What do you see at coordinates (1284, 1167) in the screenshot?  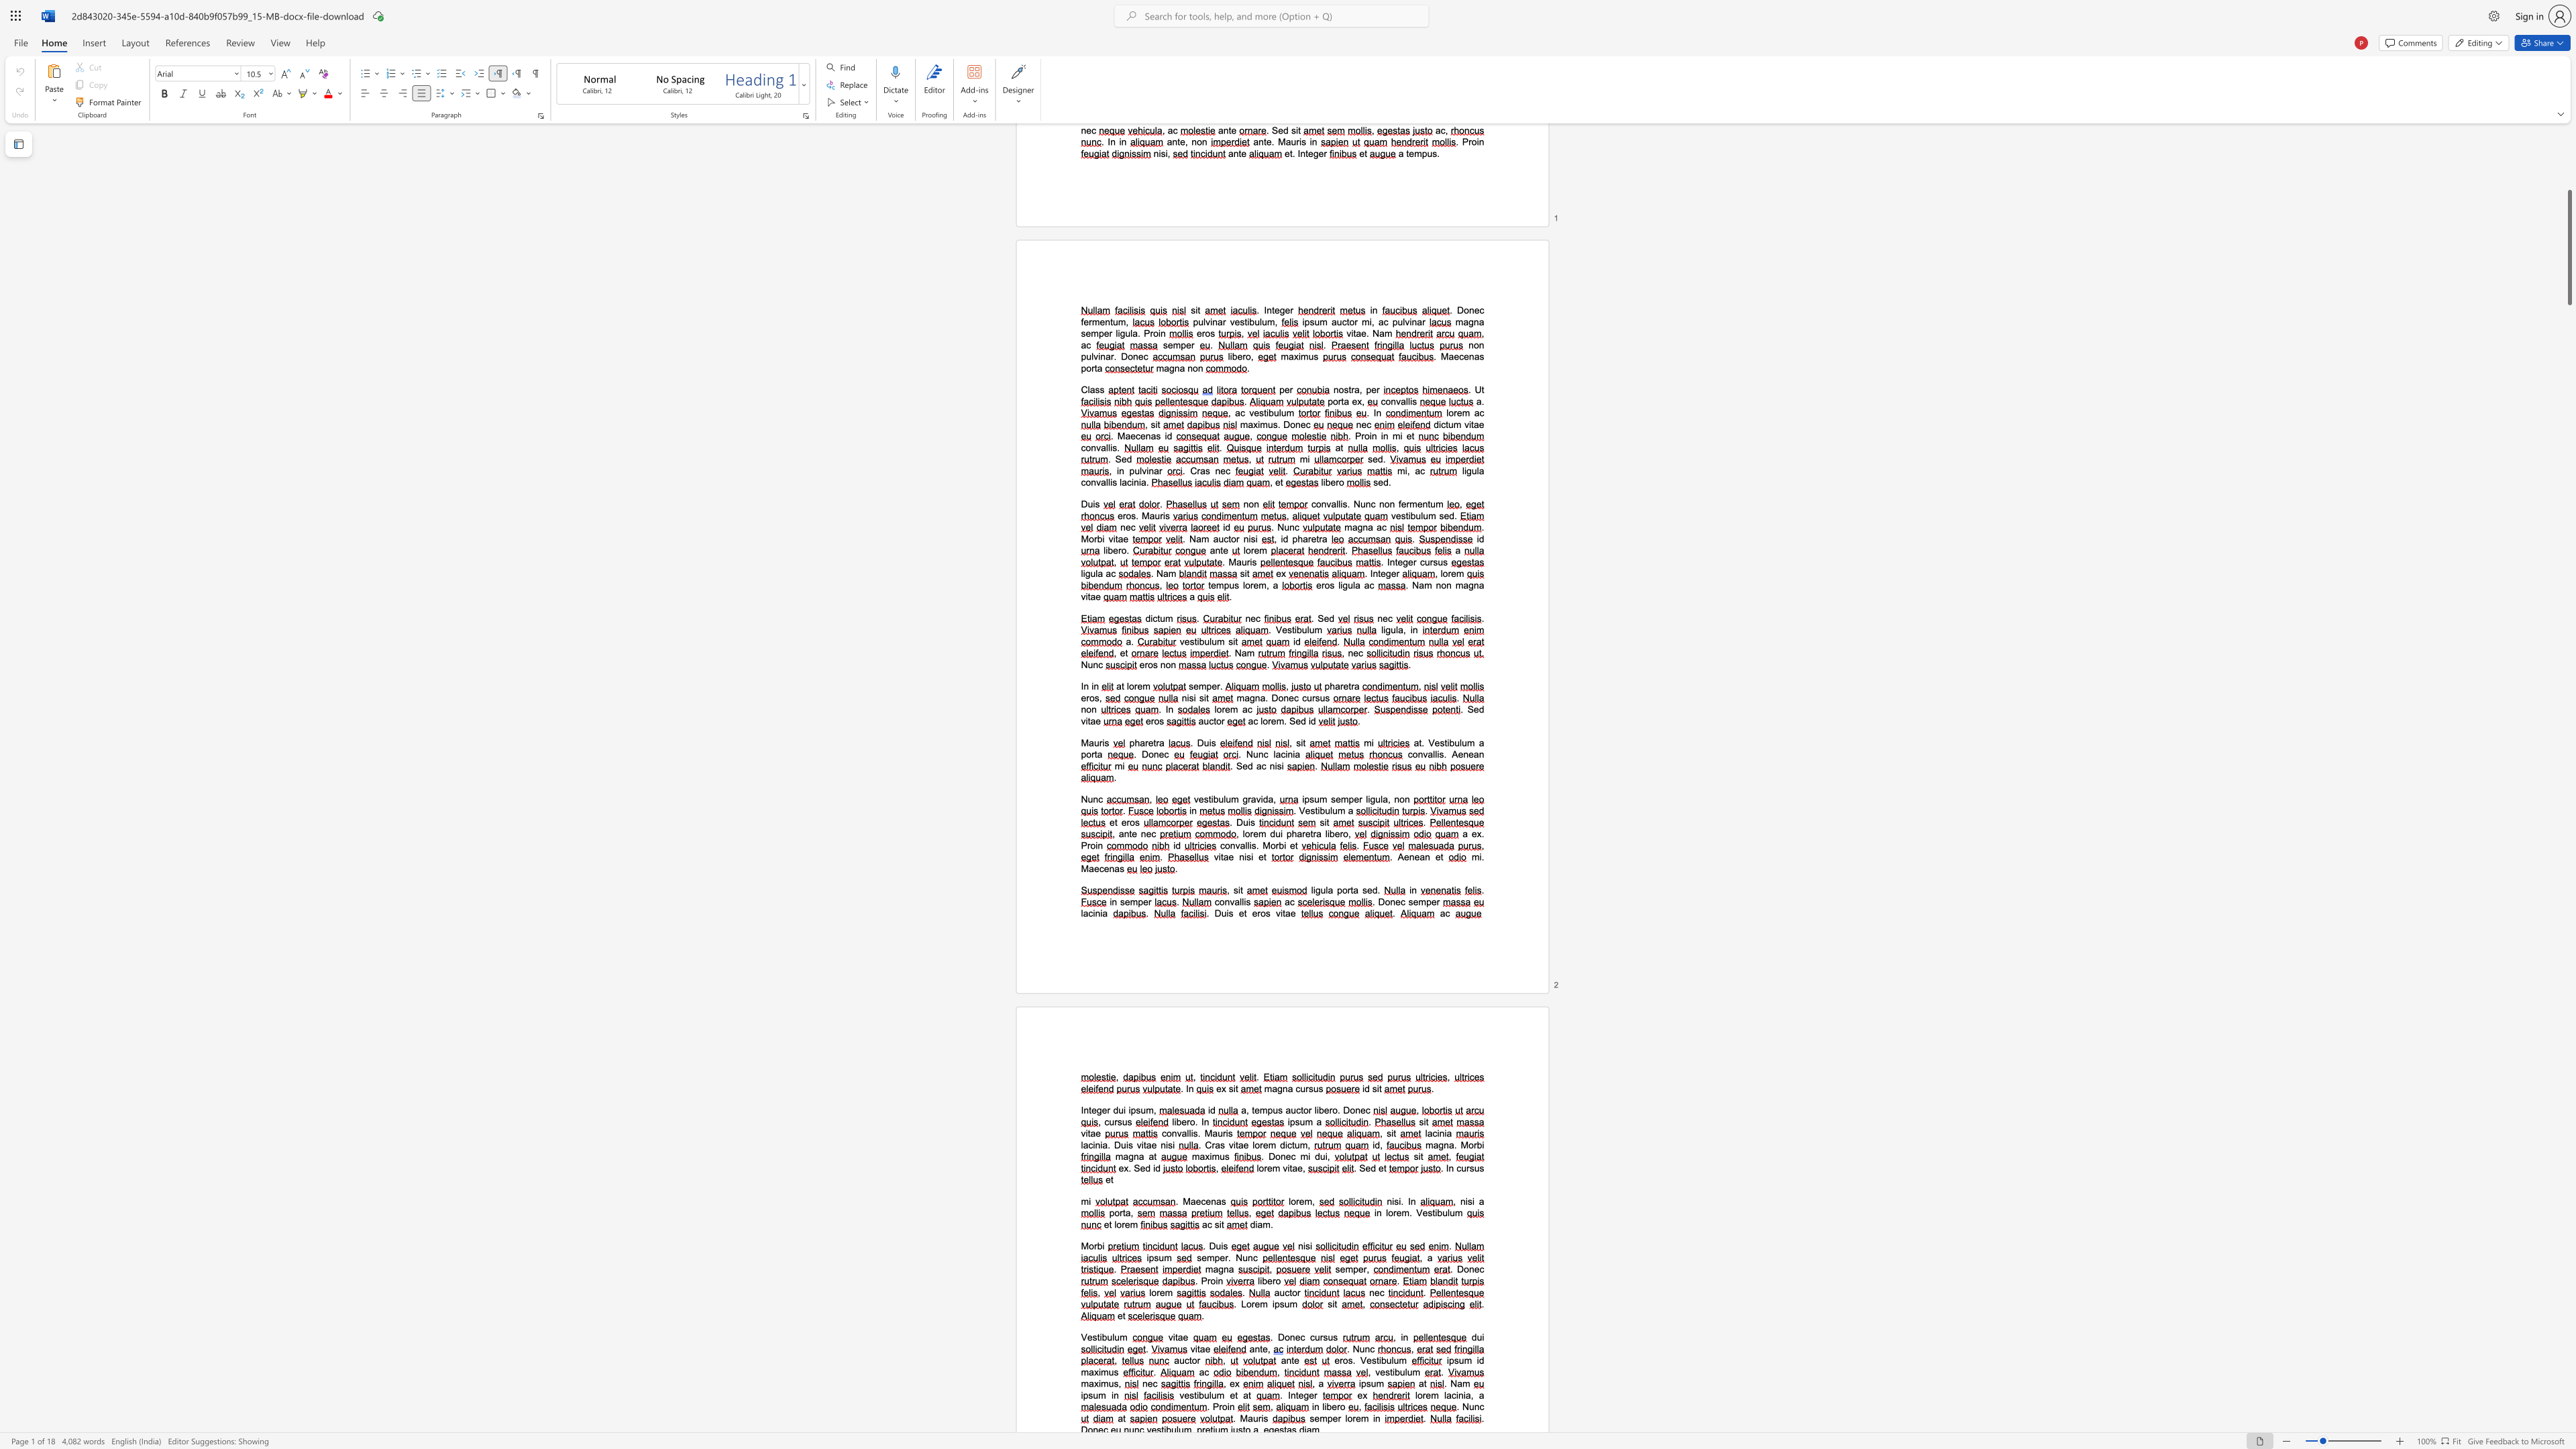 I see `the 1th character "v" in the text` at bounding box center [1284, 1167].